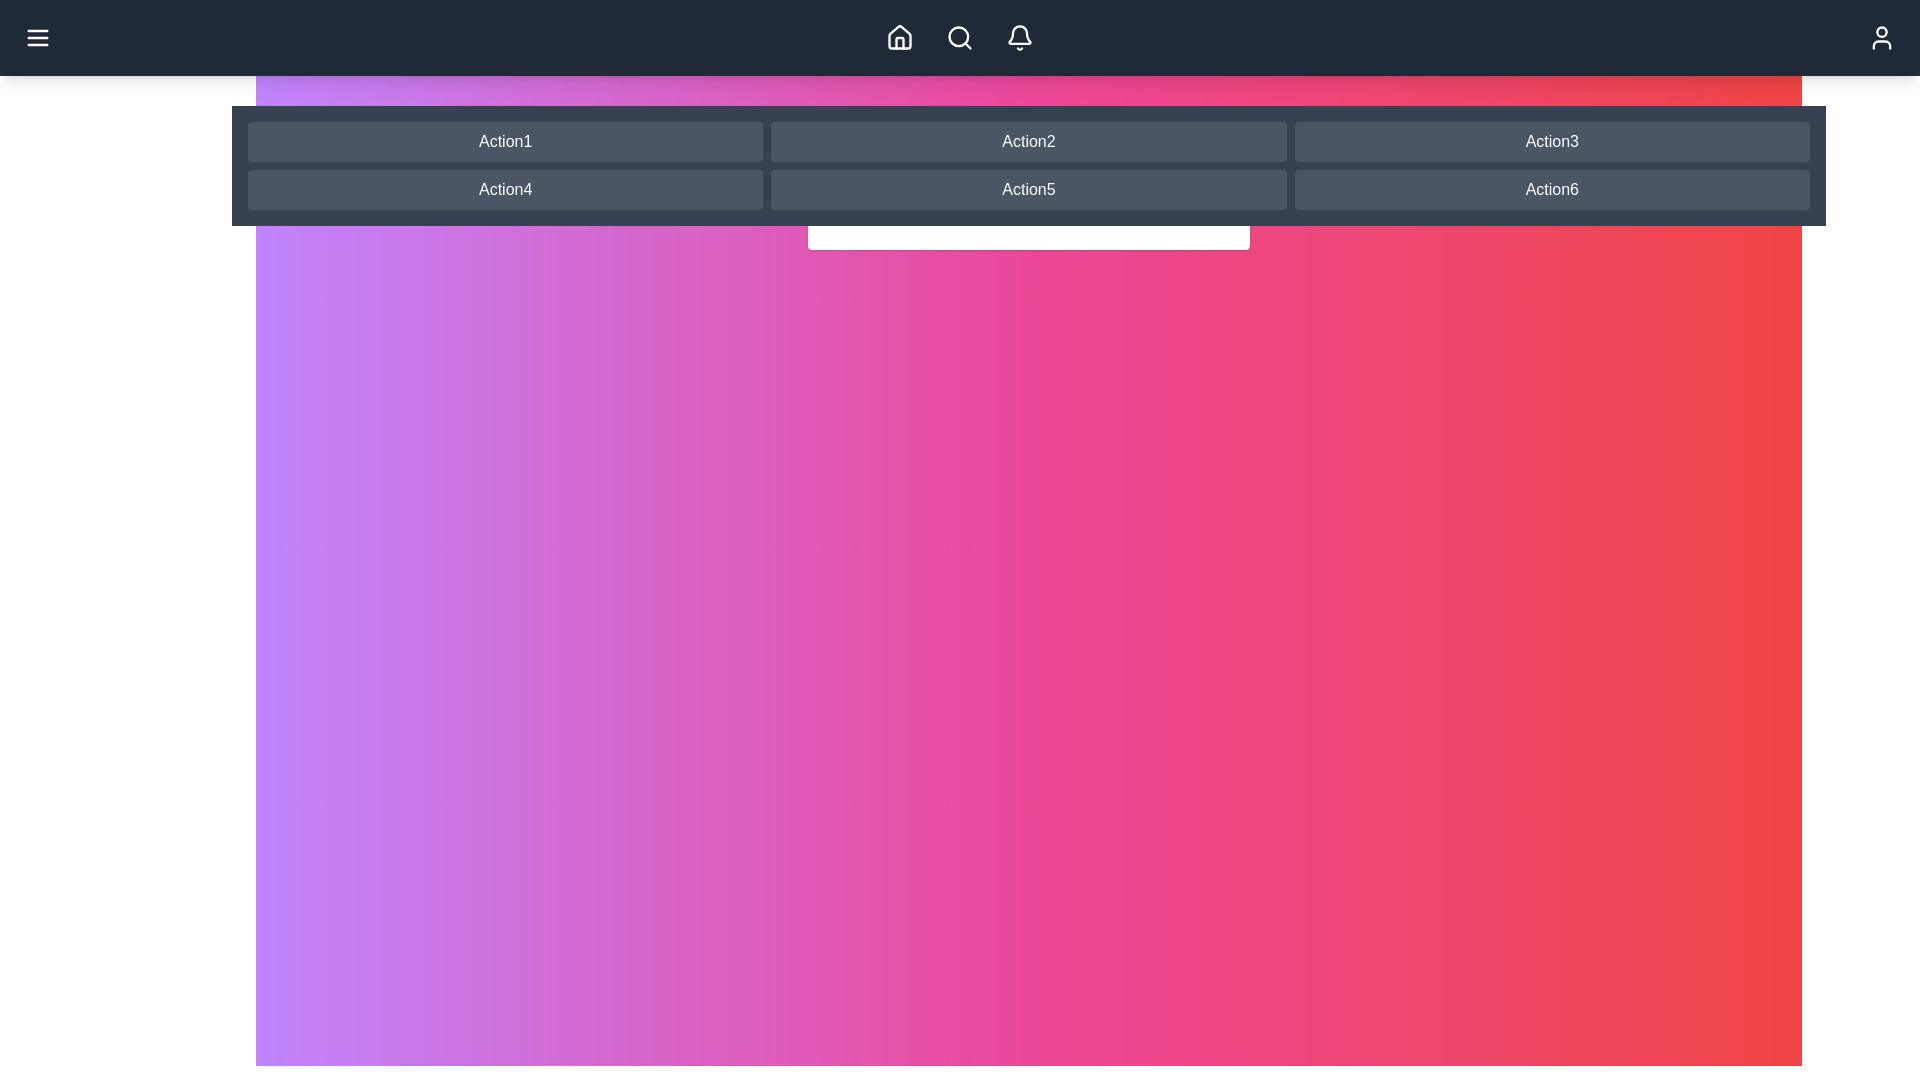 This screenshot has width=1920, height=1080. What do you see at coordinates (38, 38) in the screenshot?
I see `the menu button to toggle the menu visibility` at bounding box center [38, 38].